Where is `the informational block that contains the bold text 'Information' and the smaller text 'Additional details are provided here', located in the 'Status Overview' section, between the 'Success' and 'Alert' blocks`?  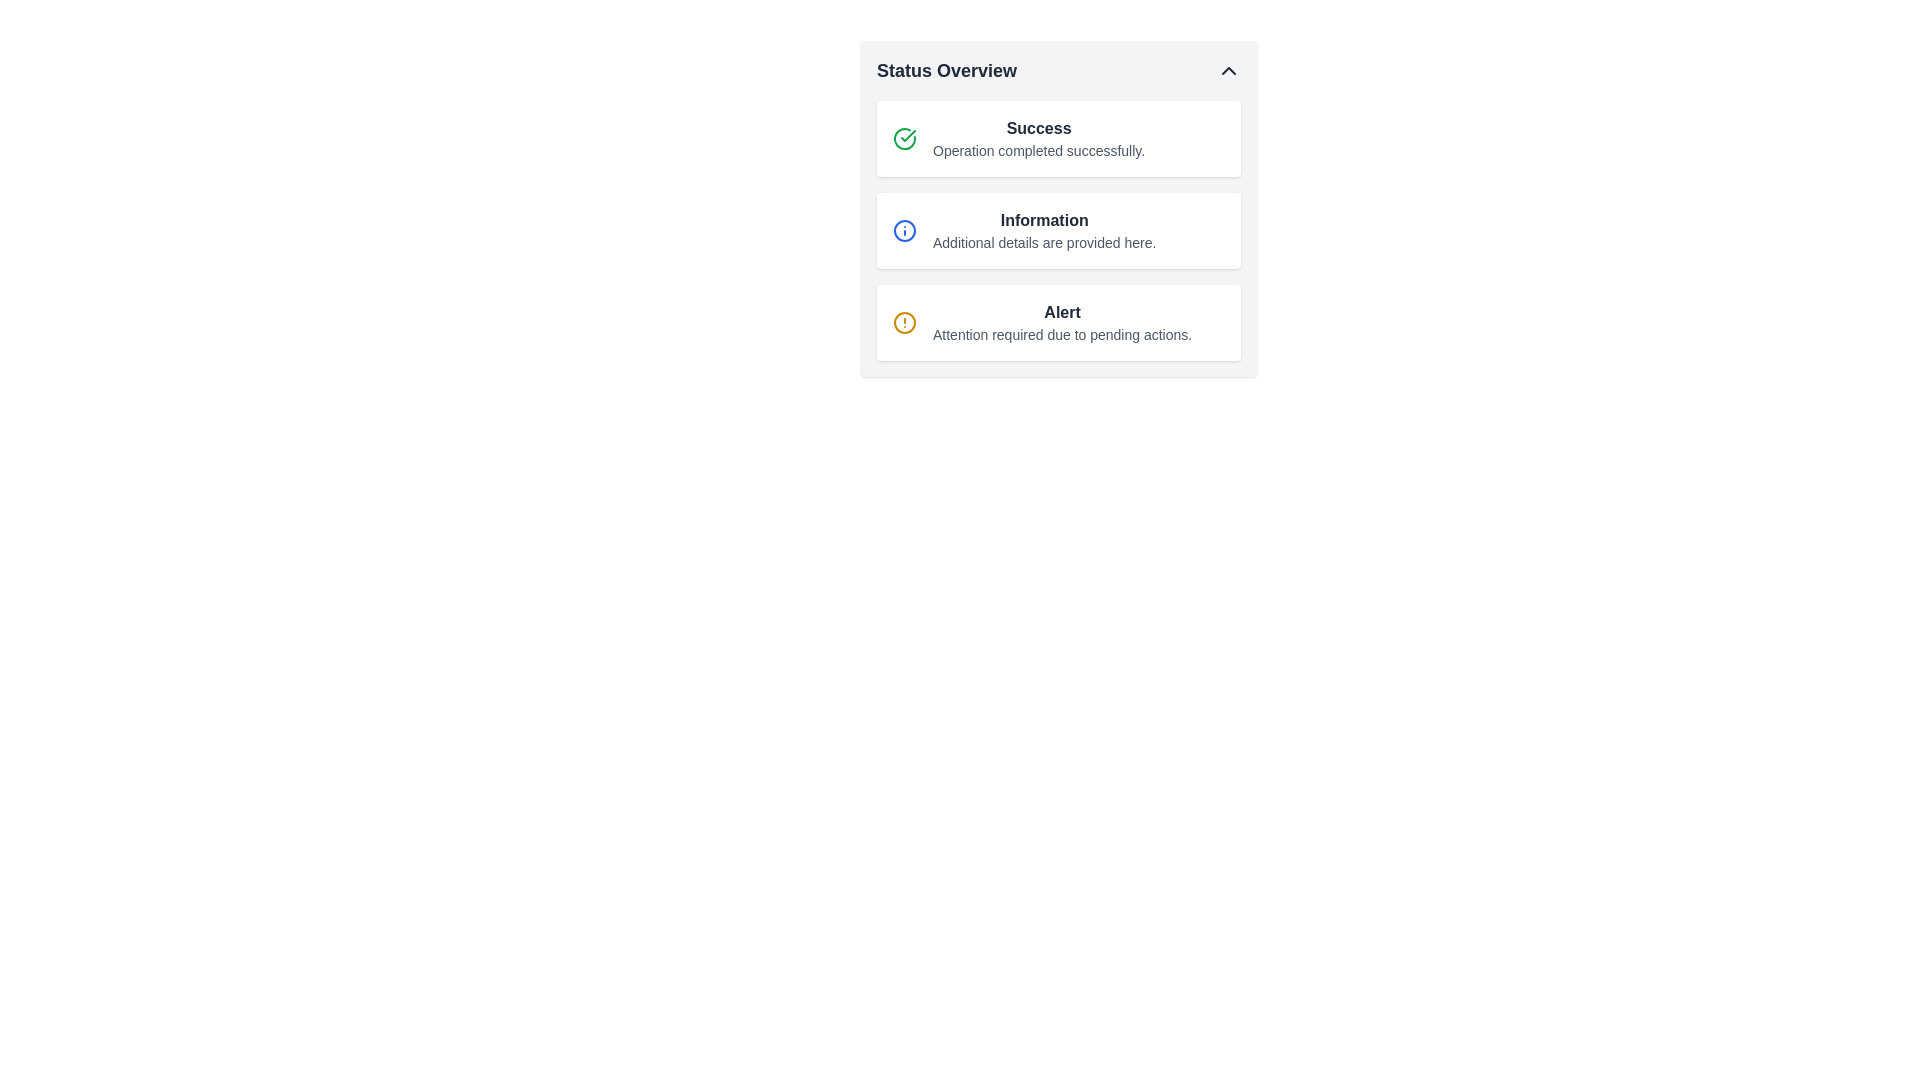
the informational block that contains the bold text 'Information' and the smaller text 'Additional details are provided here', located in the 'Status Overview' section, between the 'Success' and 'Alert' blocks is located at coordinates (1058, 230).